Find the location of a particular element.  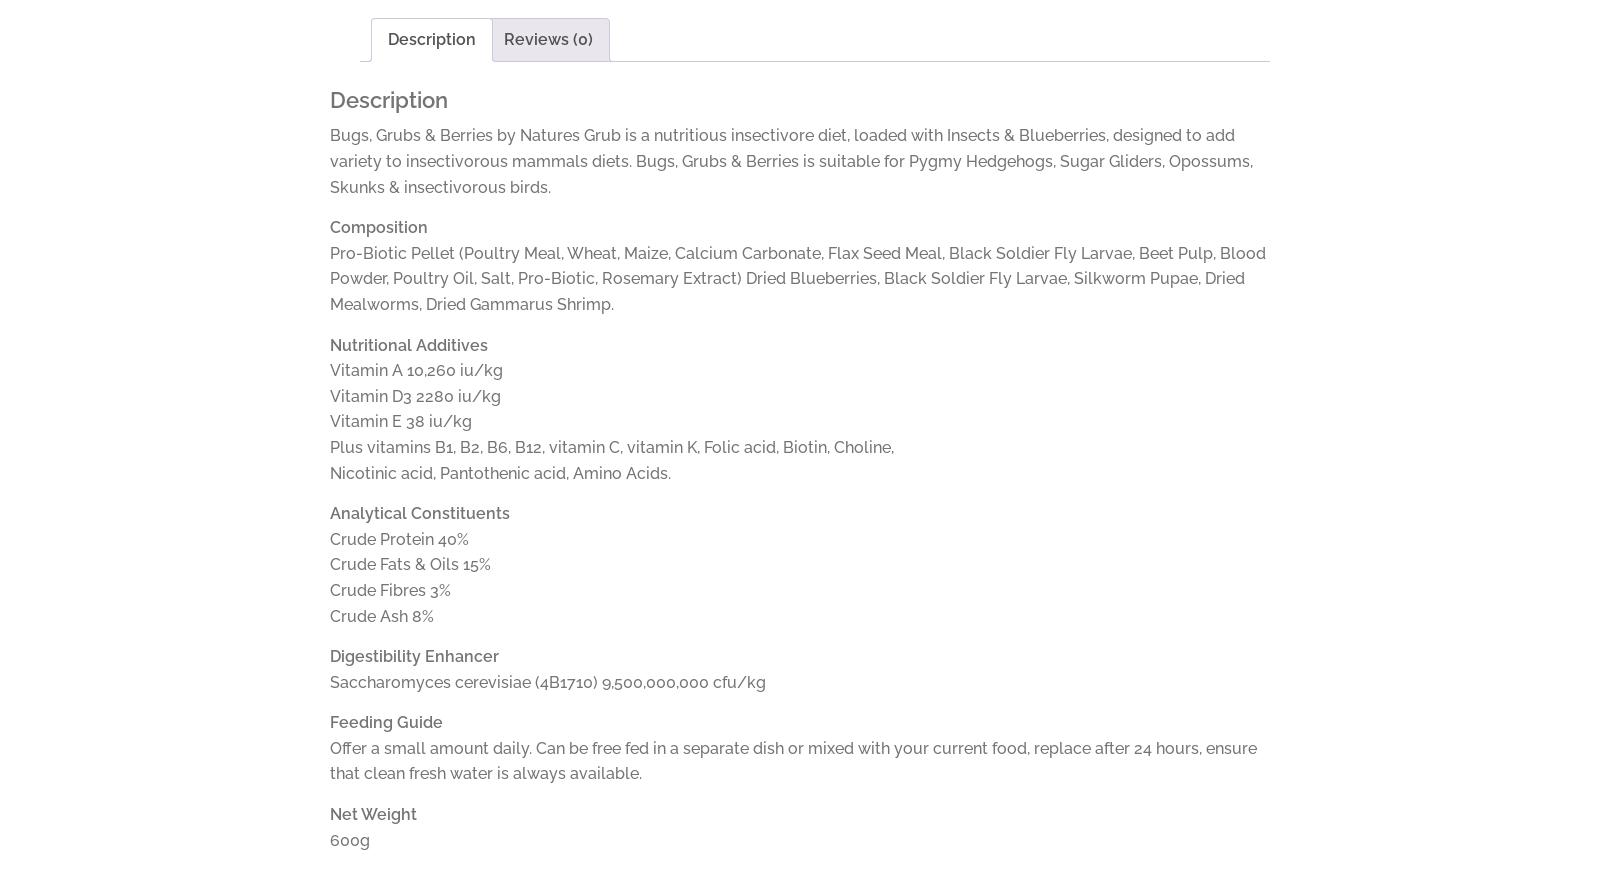

'Crude Fats & Oils 15%' is located at coordinates (409, 564).